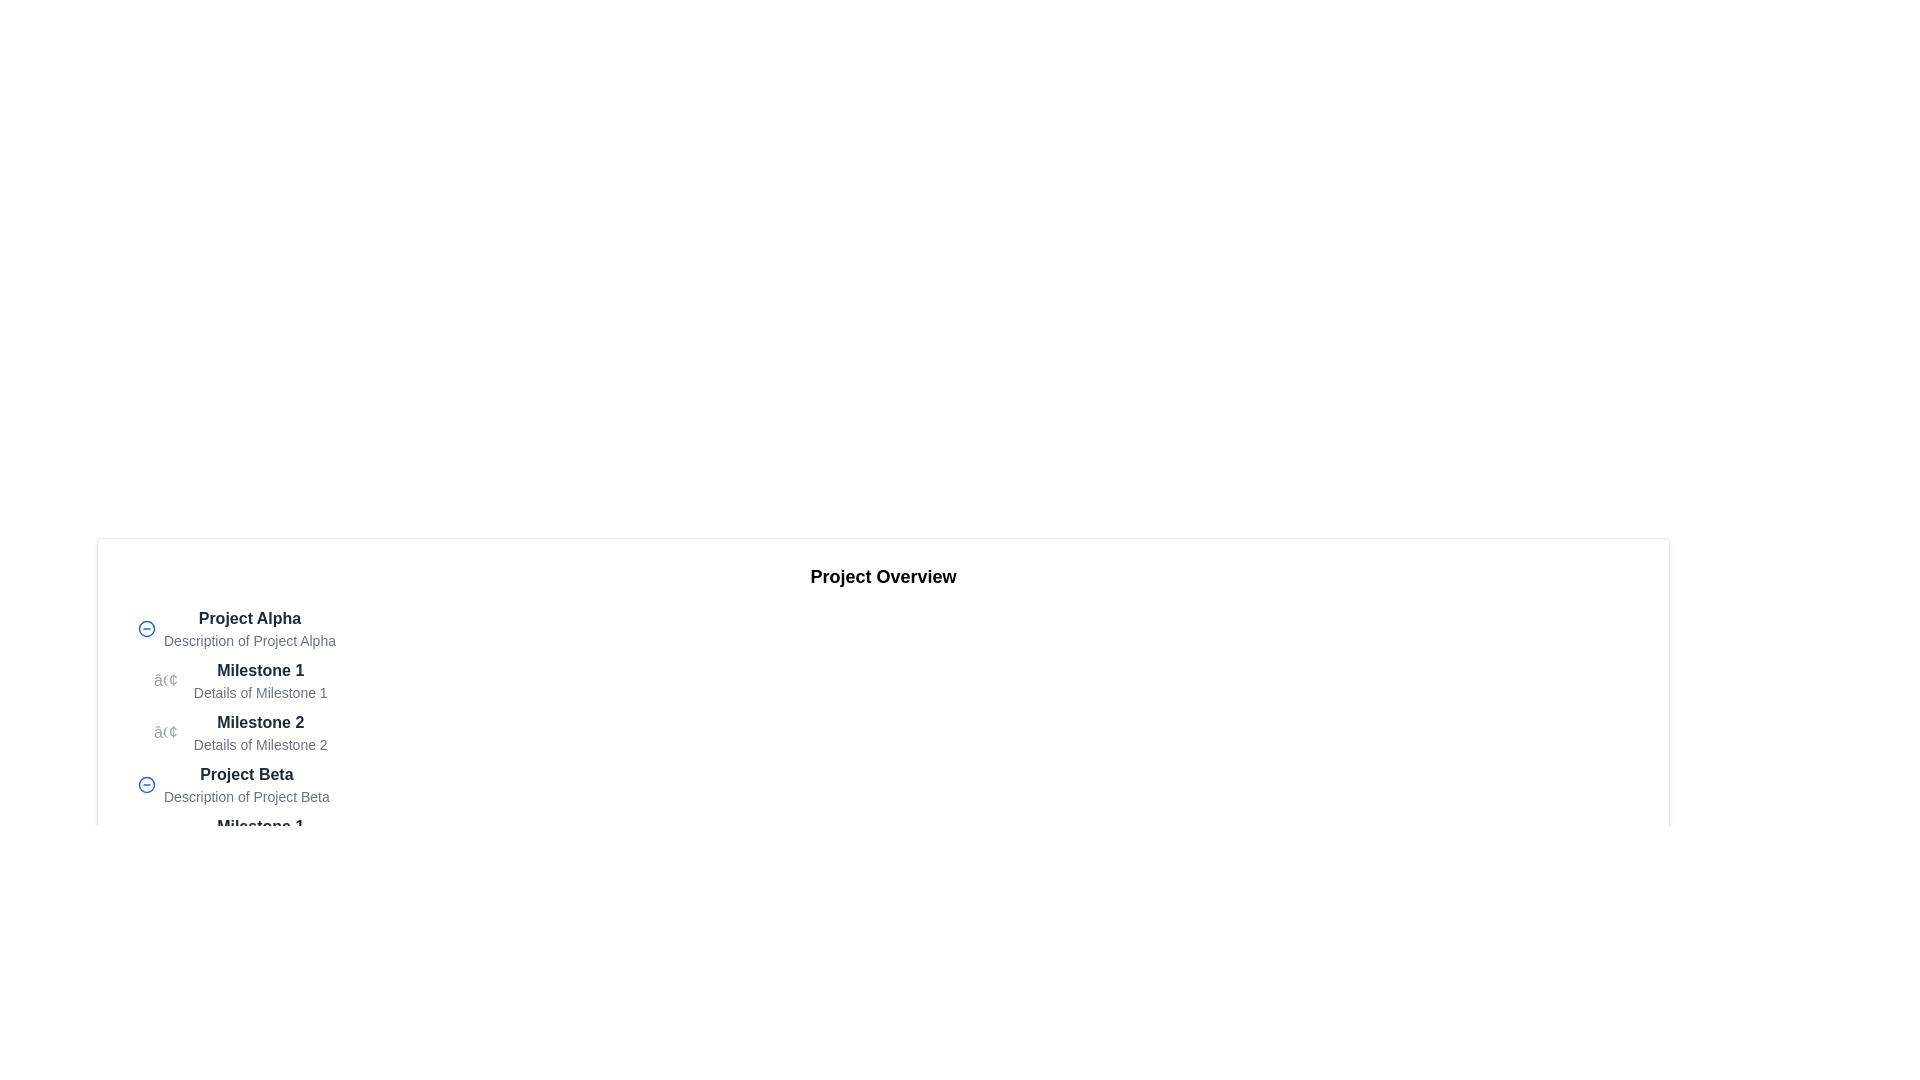 This screenshot has height=1080, width=1920. What do you see at coordinates (146, 784) in the screenshot?
I see `the blue circular icon button with a minus symbol, located to the left of the text 'Project Beta'` at bounding box center [146, 784].